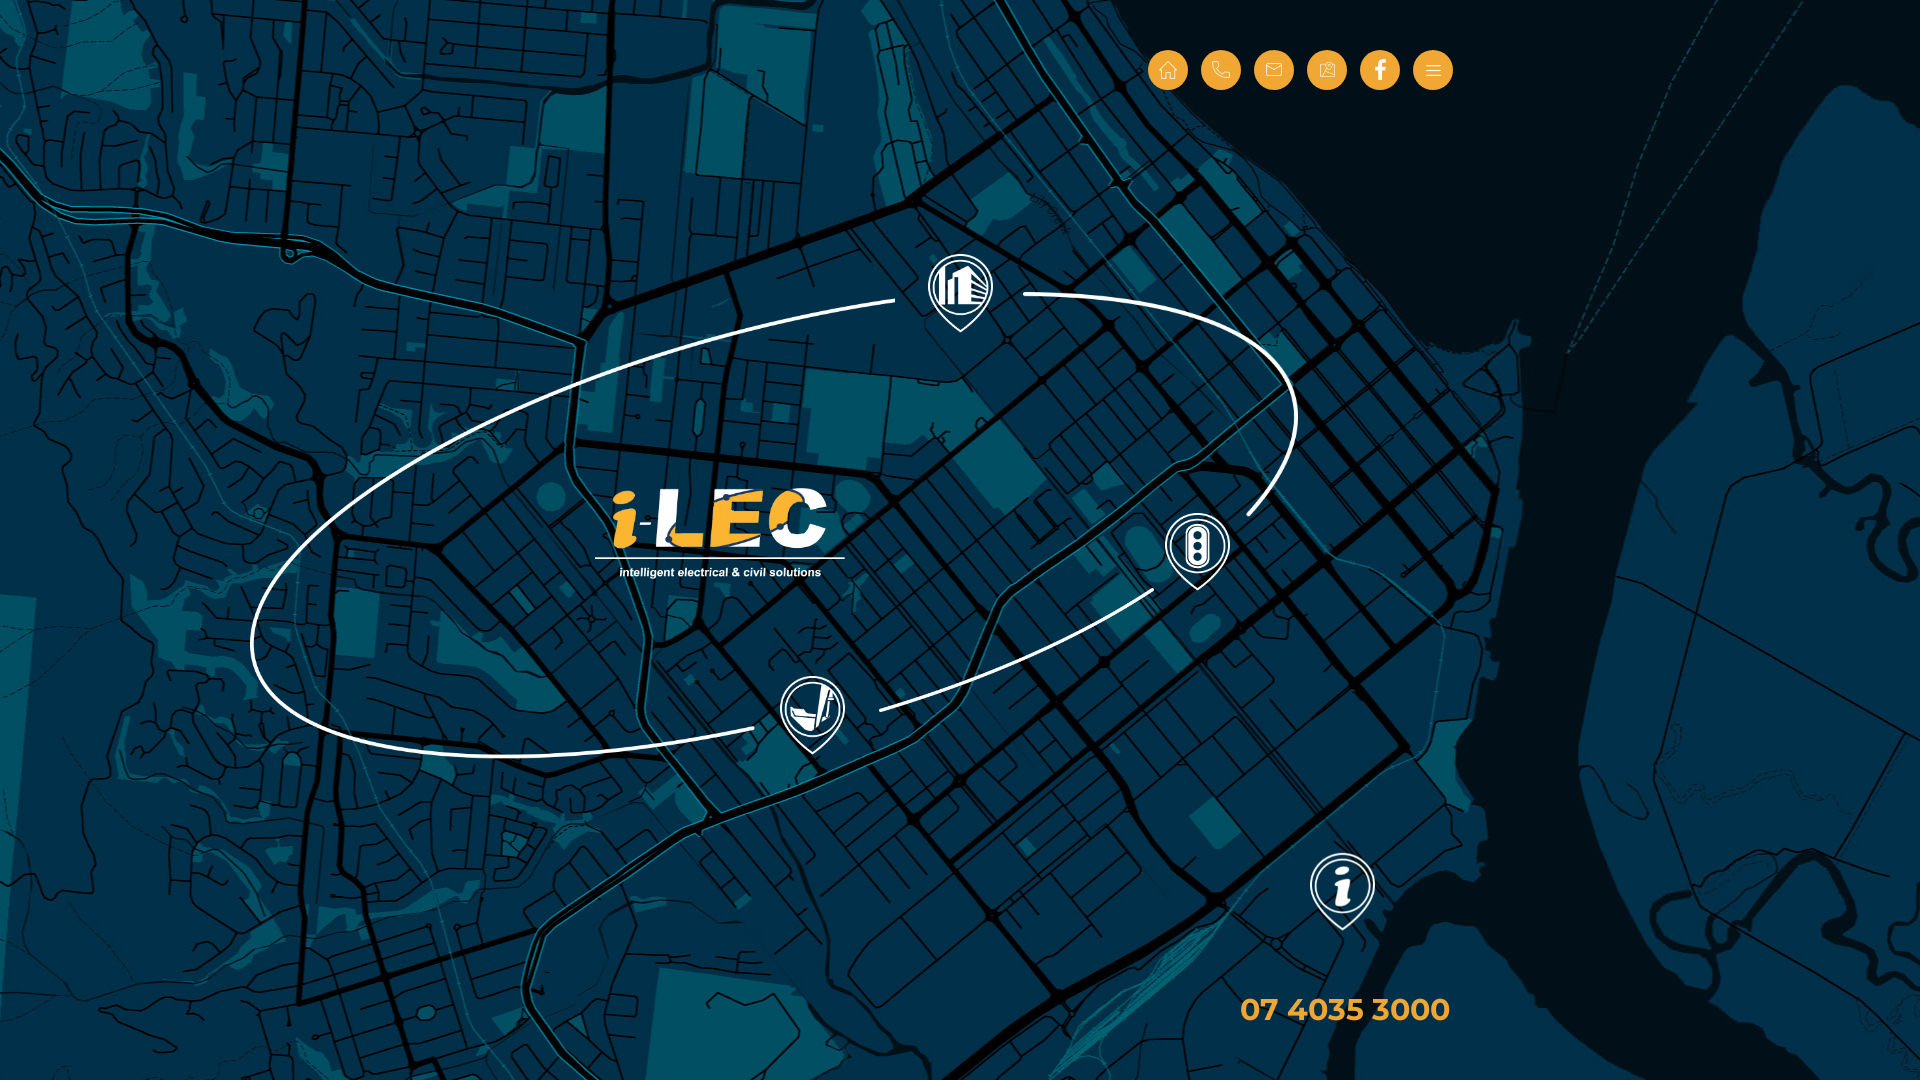  Describe the element at coordinates (1344, 1009) in the screenshot. I see `'07 4035 3000'` at that location.